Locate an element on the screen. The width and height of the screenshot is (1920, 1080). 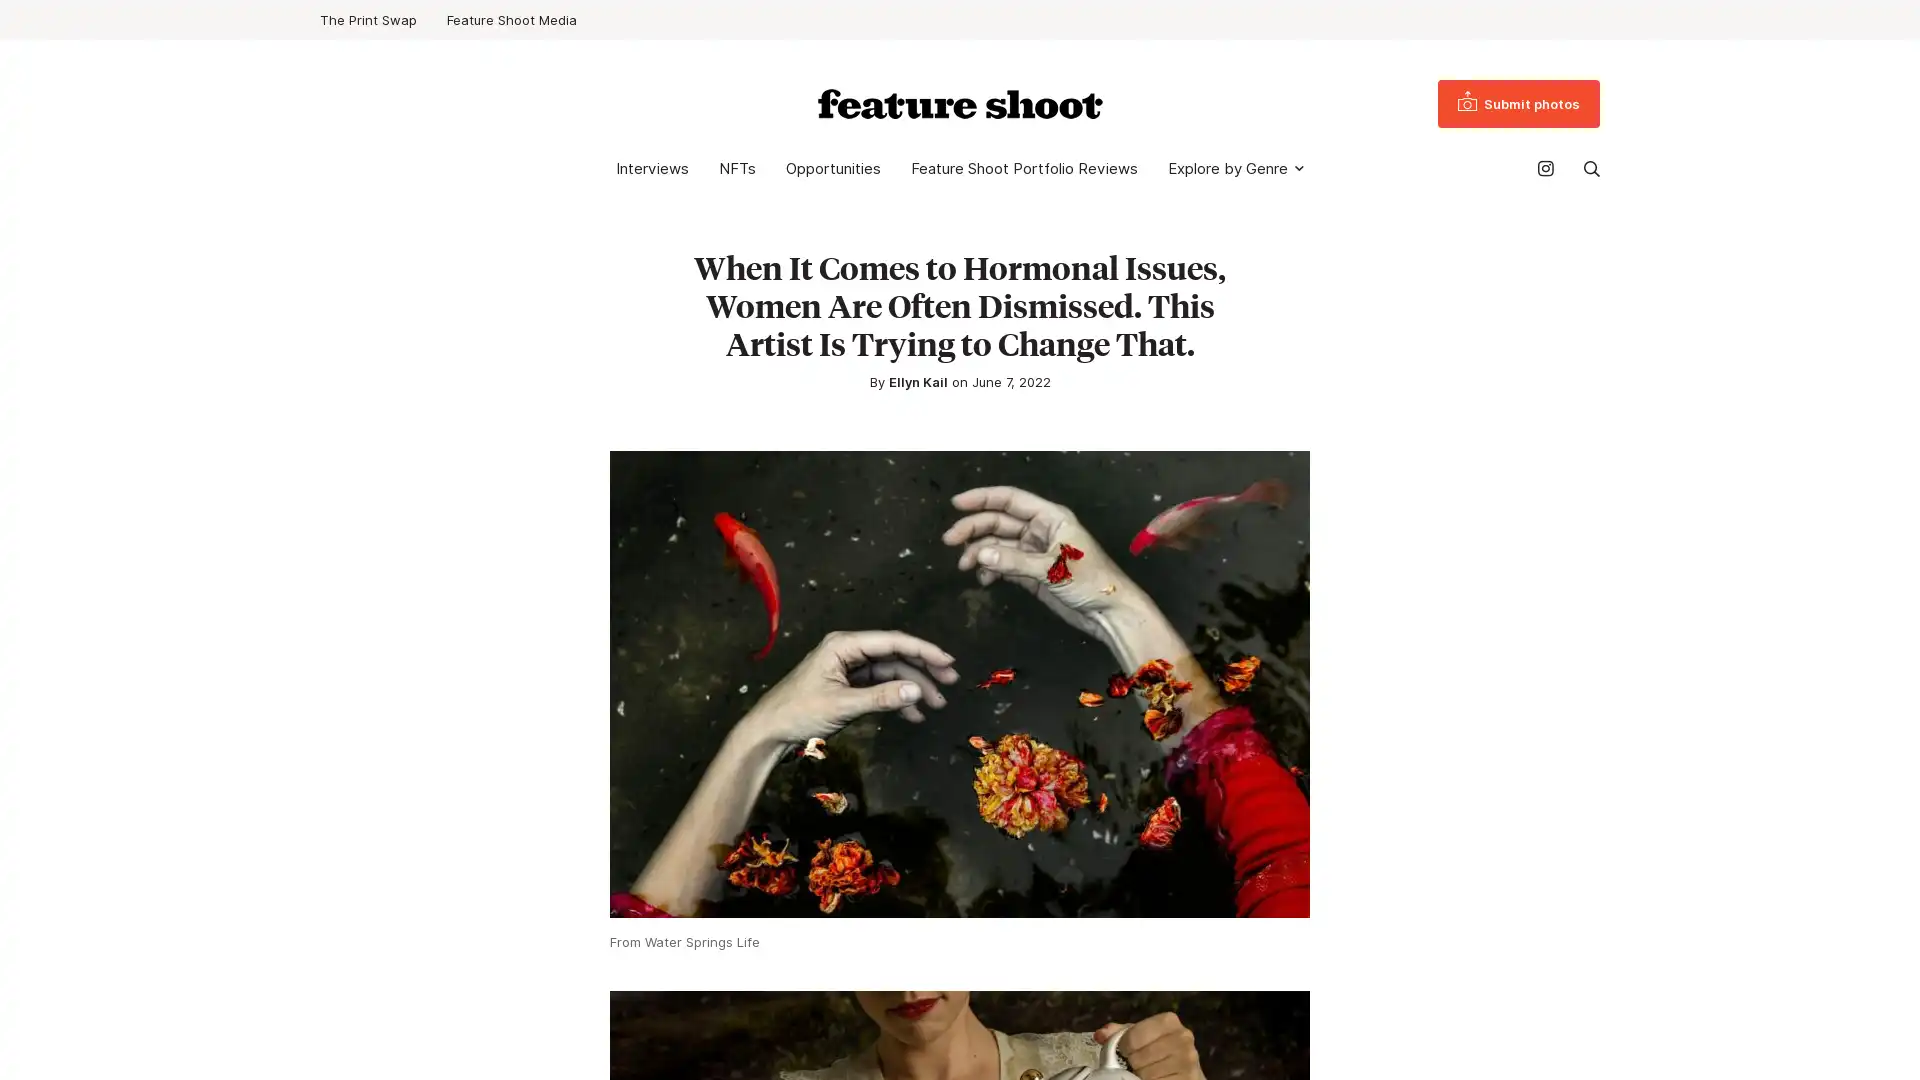
Search is located at coordinates (1591, 168).